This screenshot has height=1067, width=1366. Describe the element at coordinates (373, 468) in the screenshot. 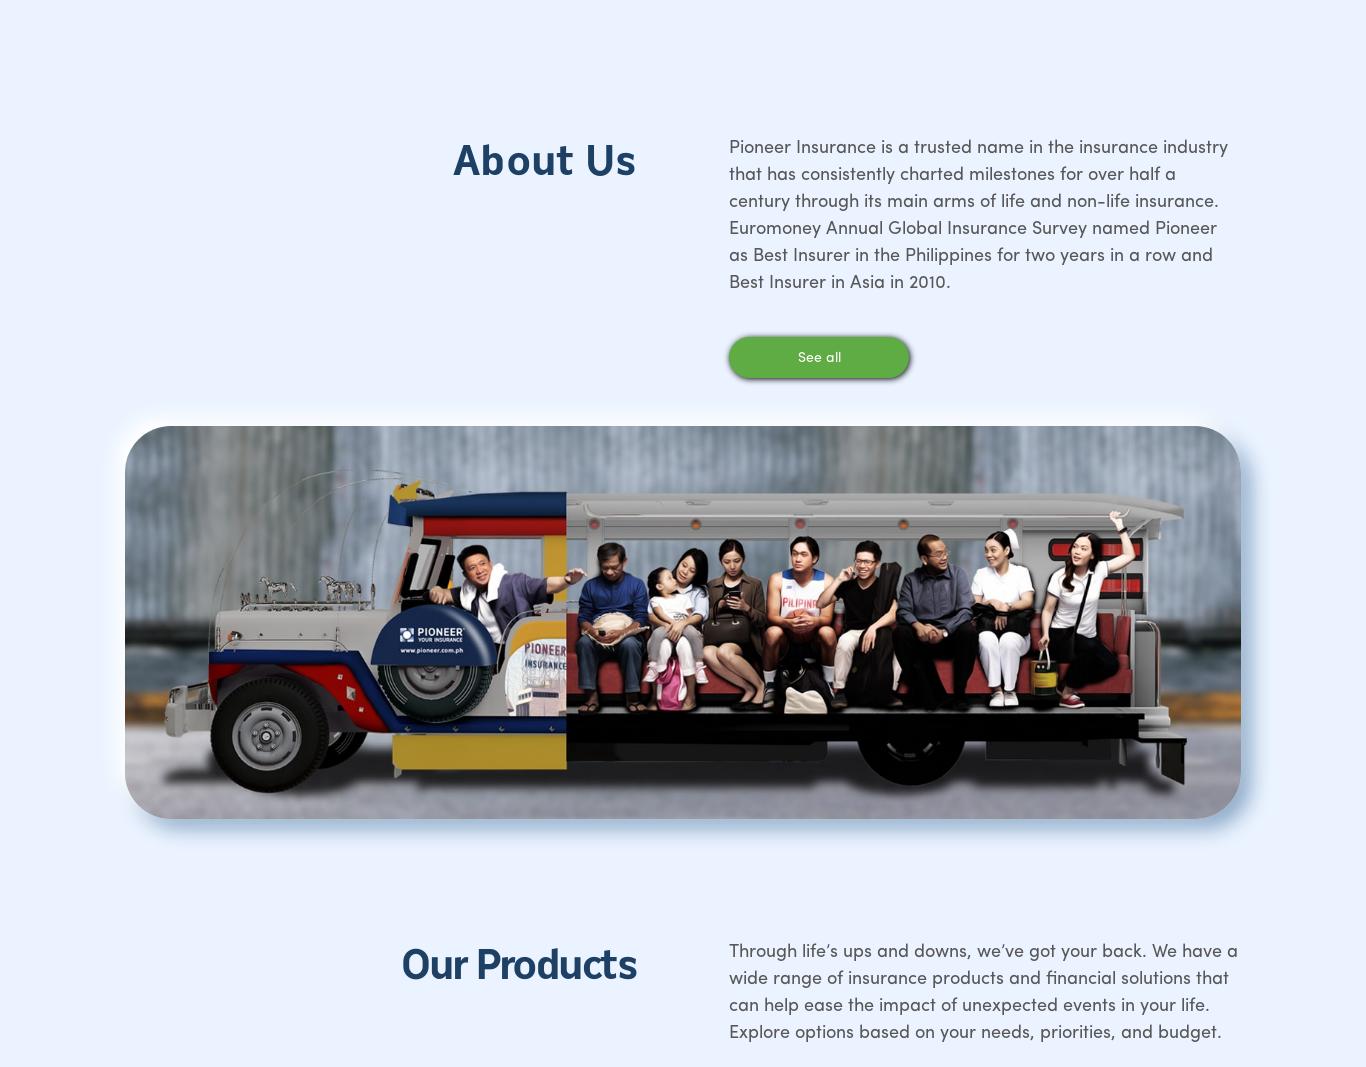

I see `'Branch Directory'` at that location.